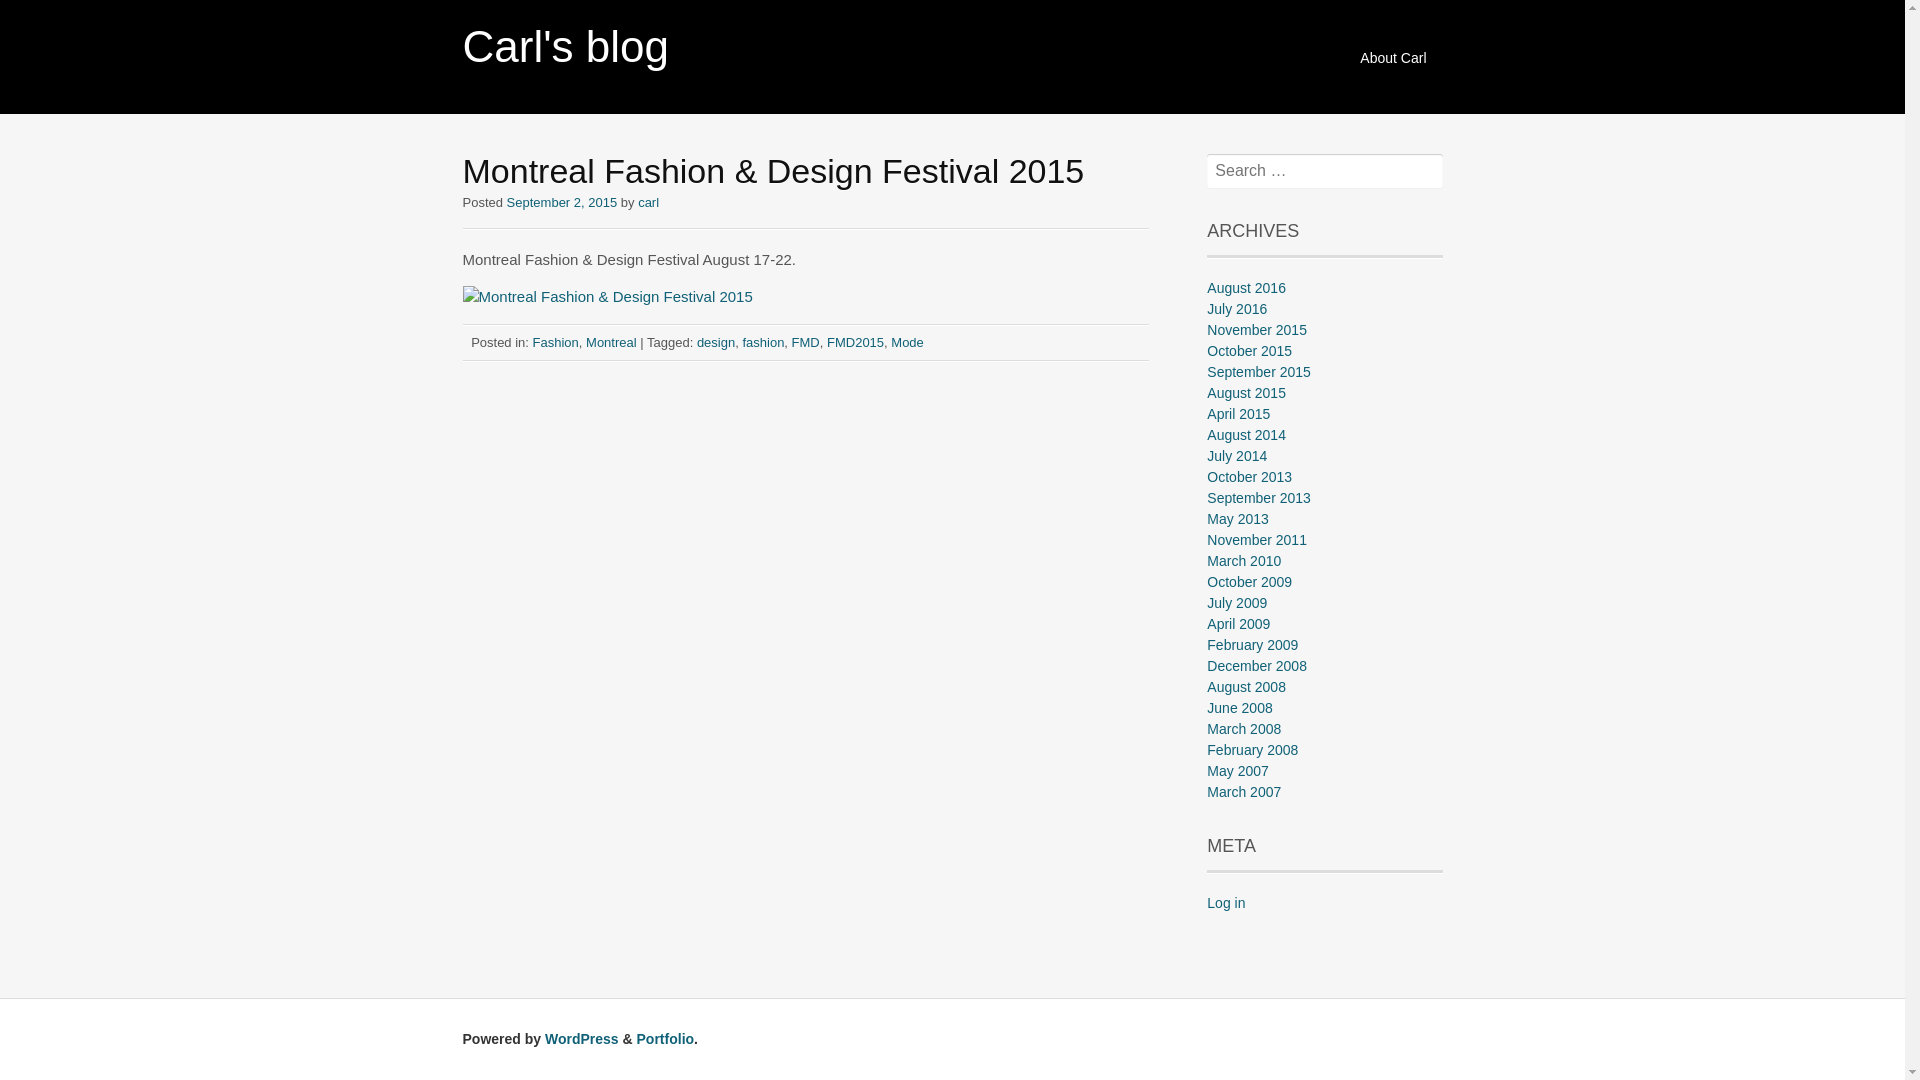  I want to click on 'August 2008', so click(1205, 685).